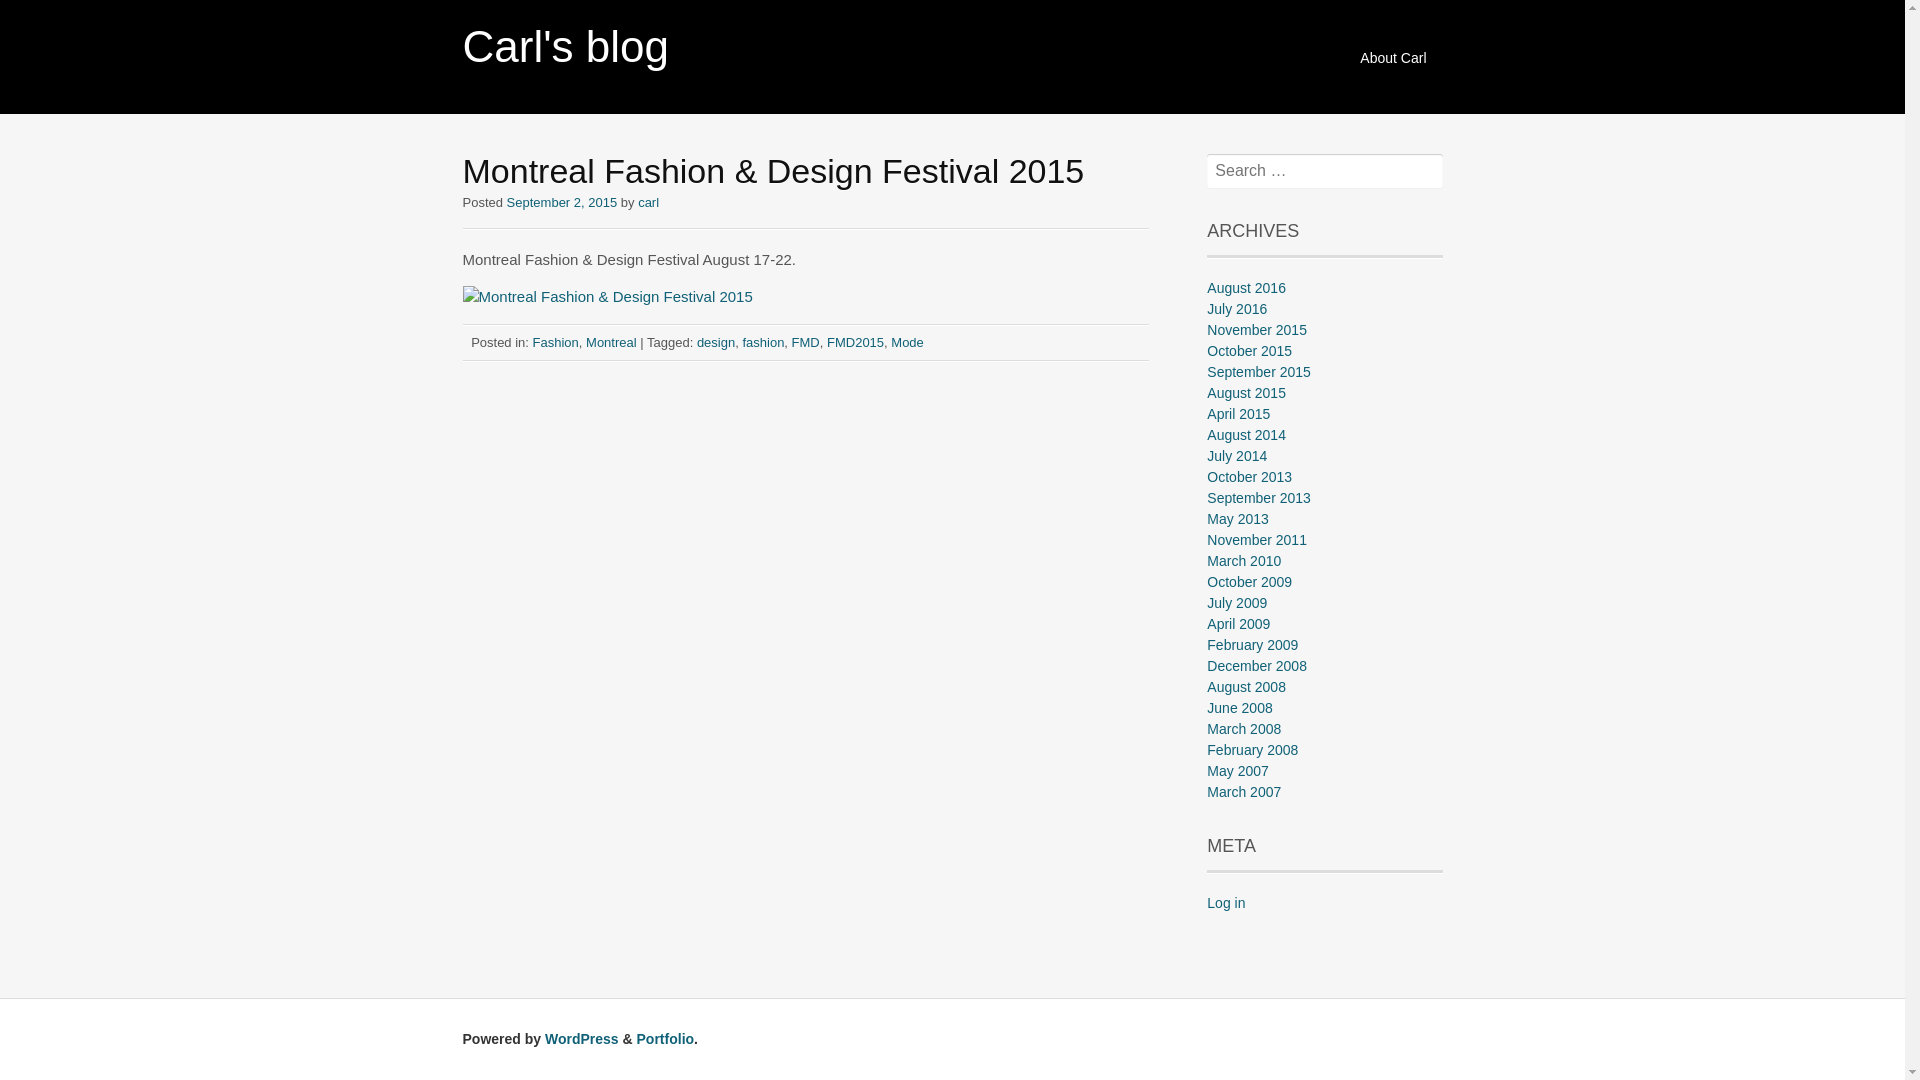  I want to click on 'August 2008', so click(1205, 685).